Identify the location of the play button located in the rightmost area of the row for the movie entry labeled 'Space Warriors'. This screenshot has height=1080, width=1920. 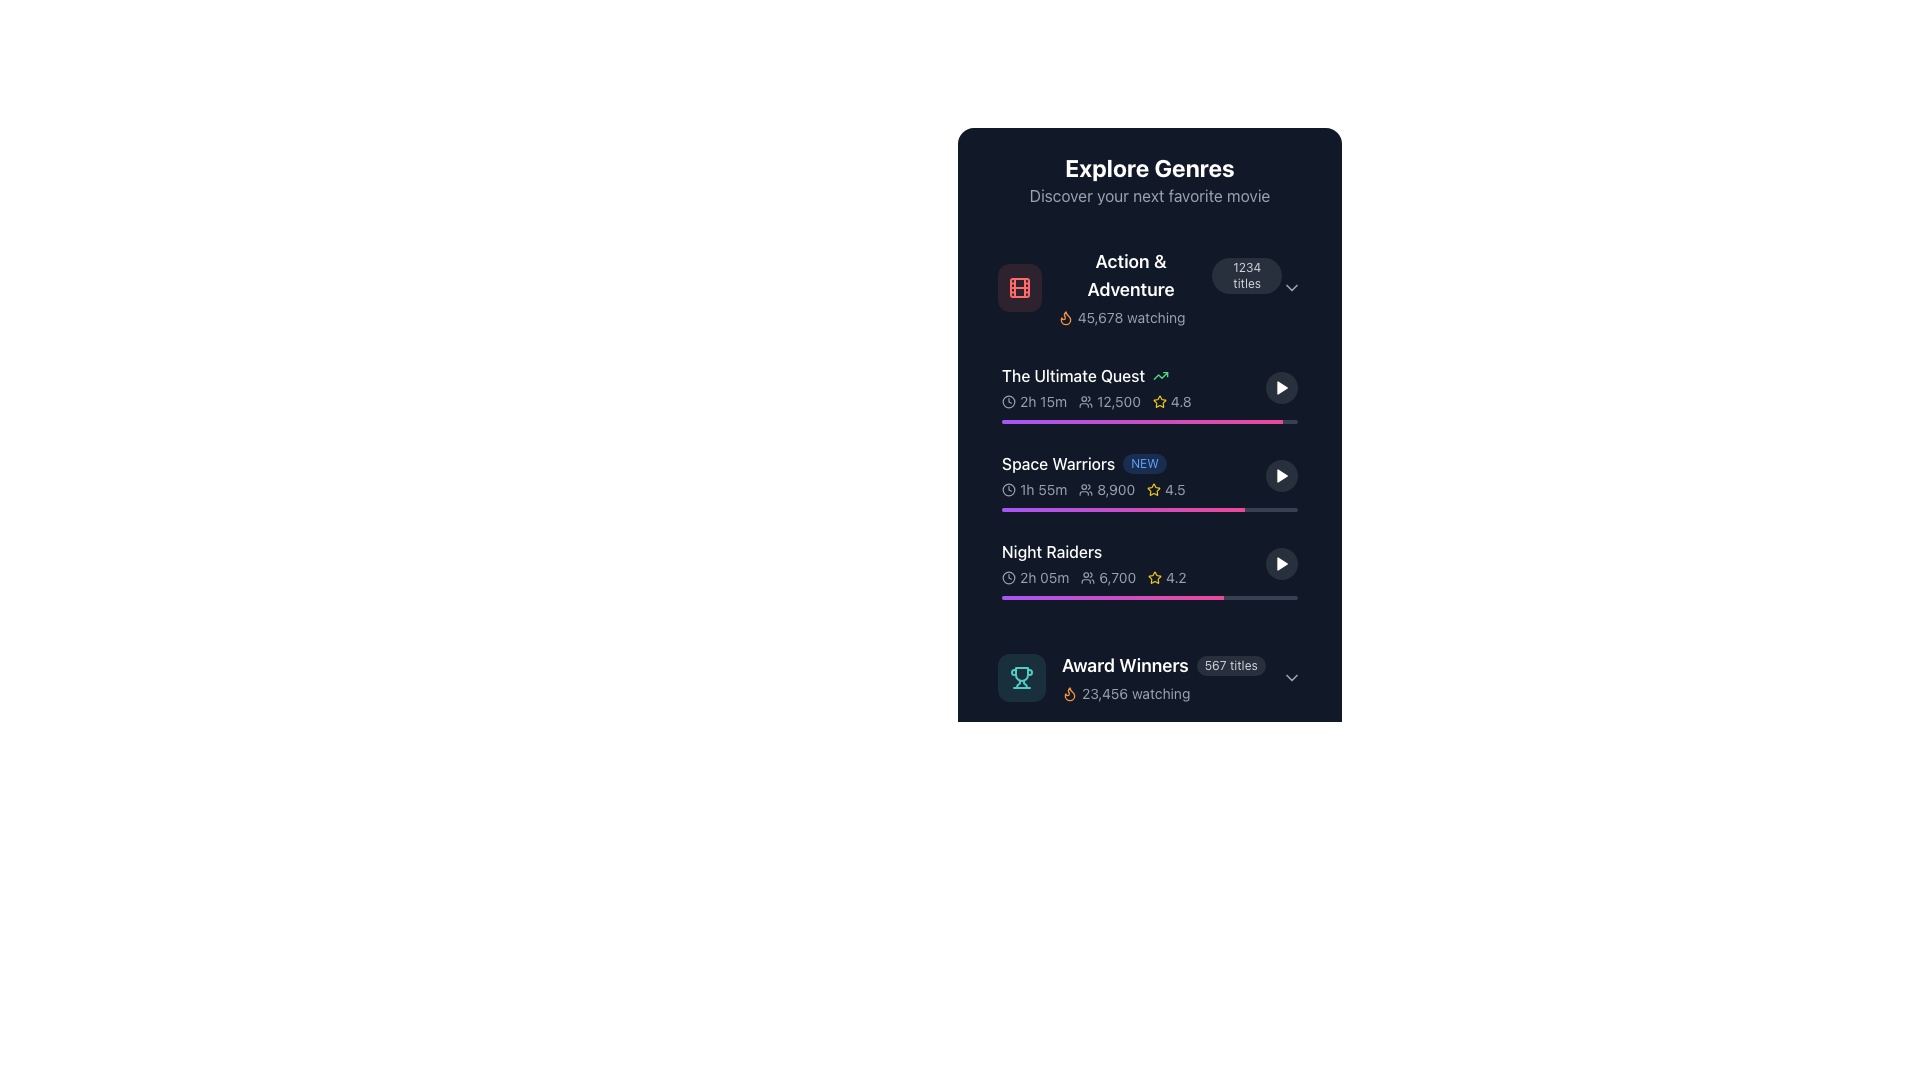
(1282, 475).